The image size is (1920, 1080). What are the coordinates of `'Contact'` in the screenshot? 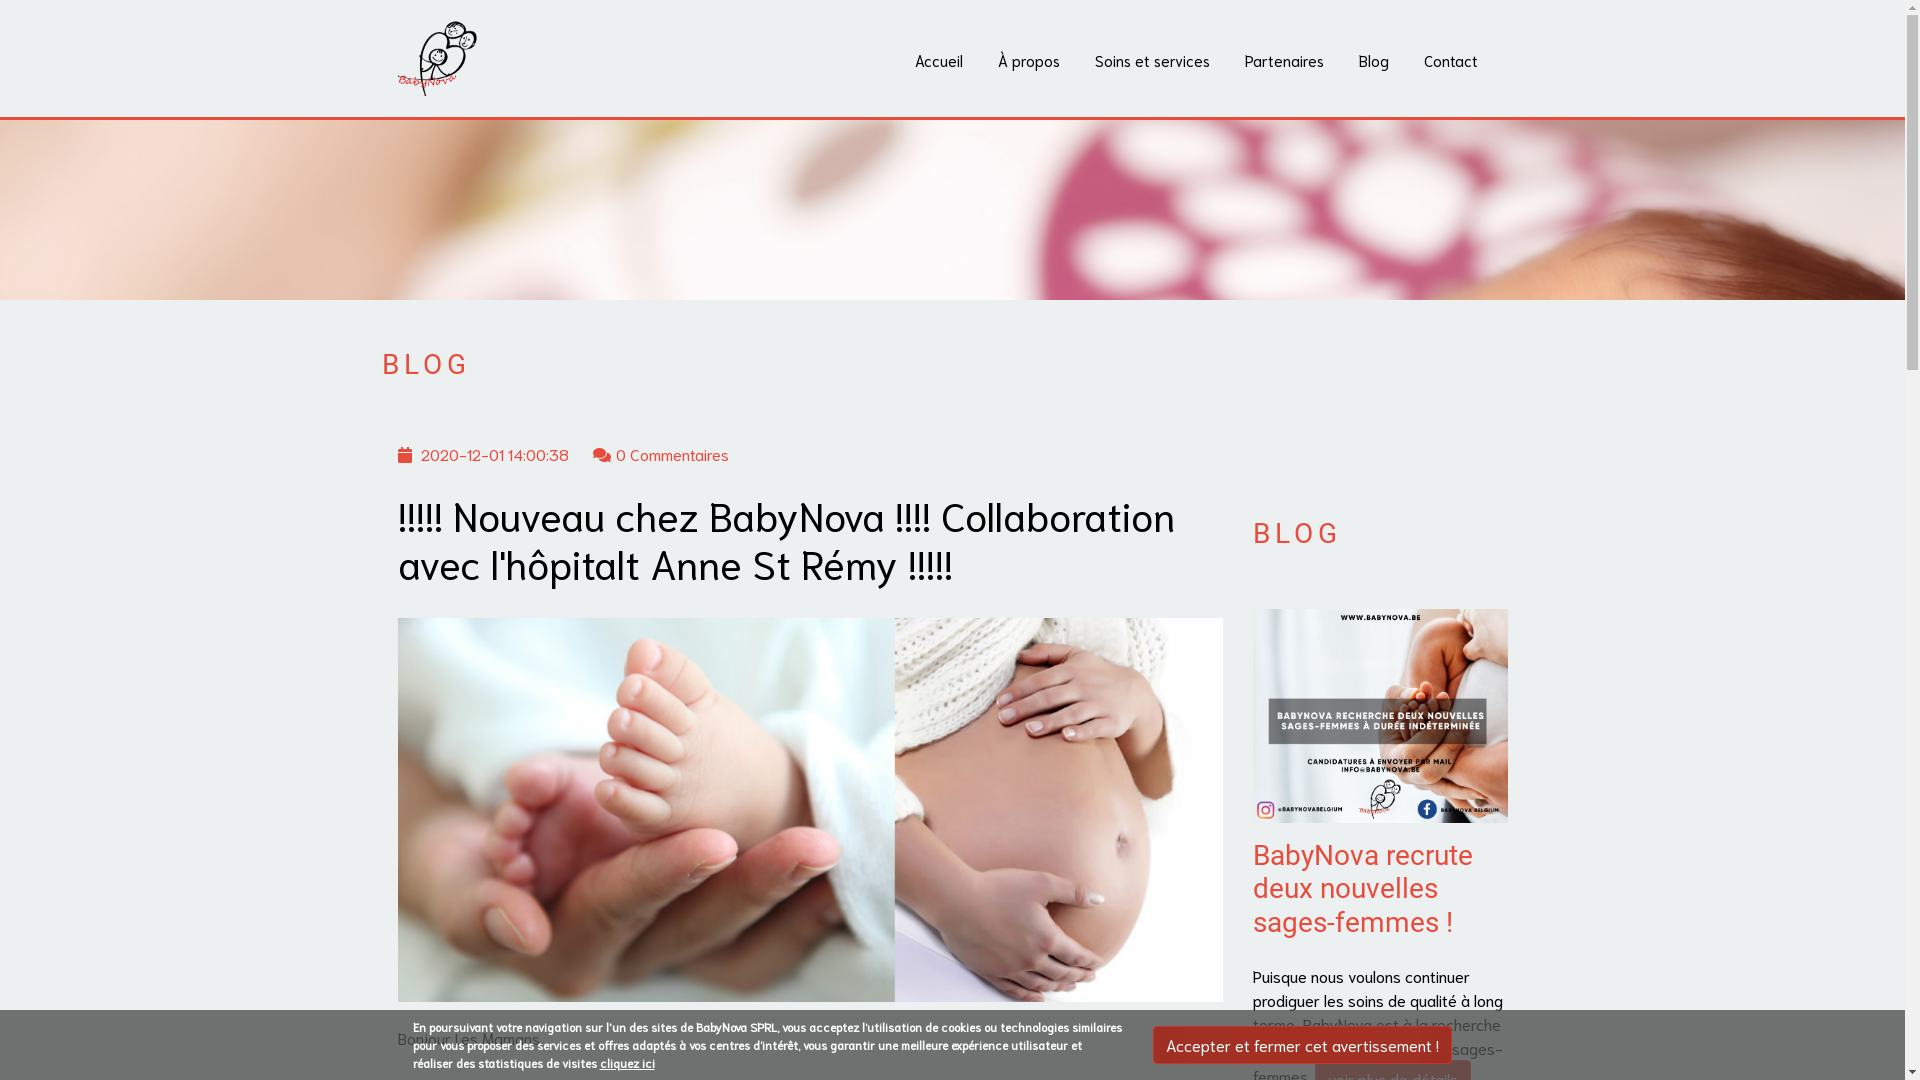 It's located at (1450, 59).